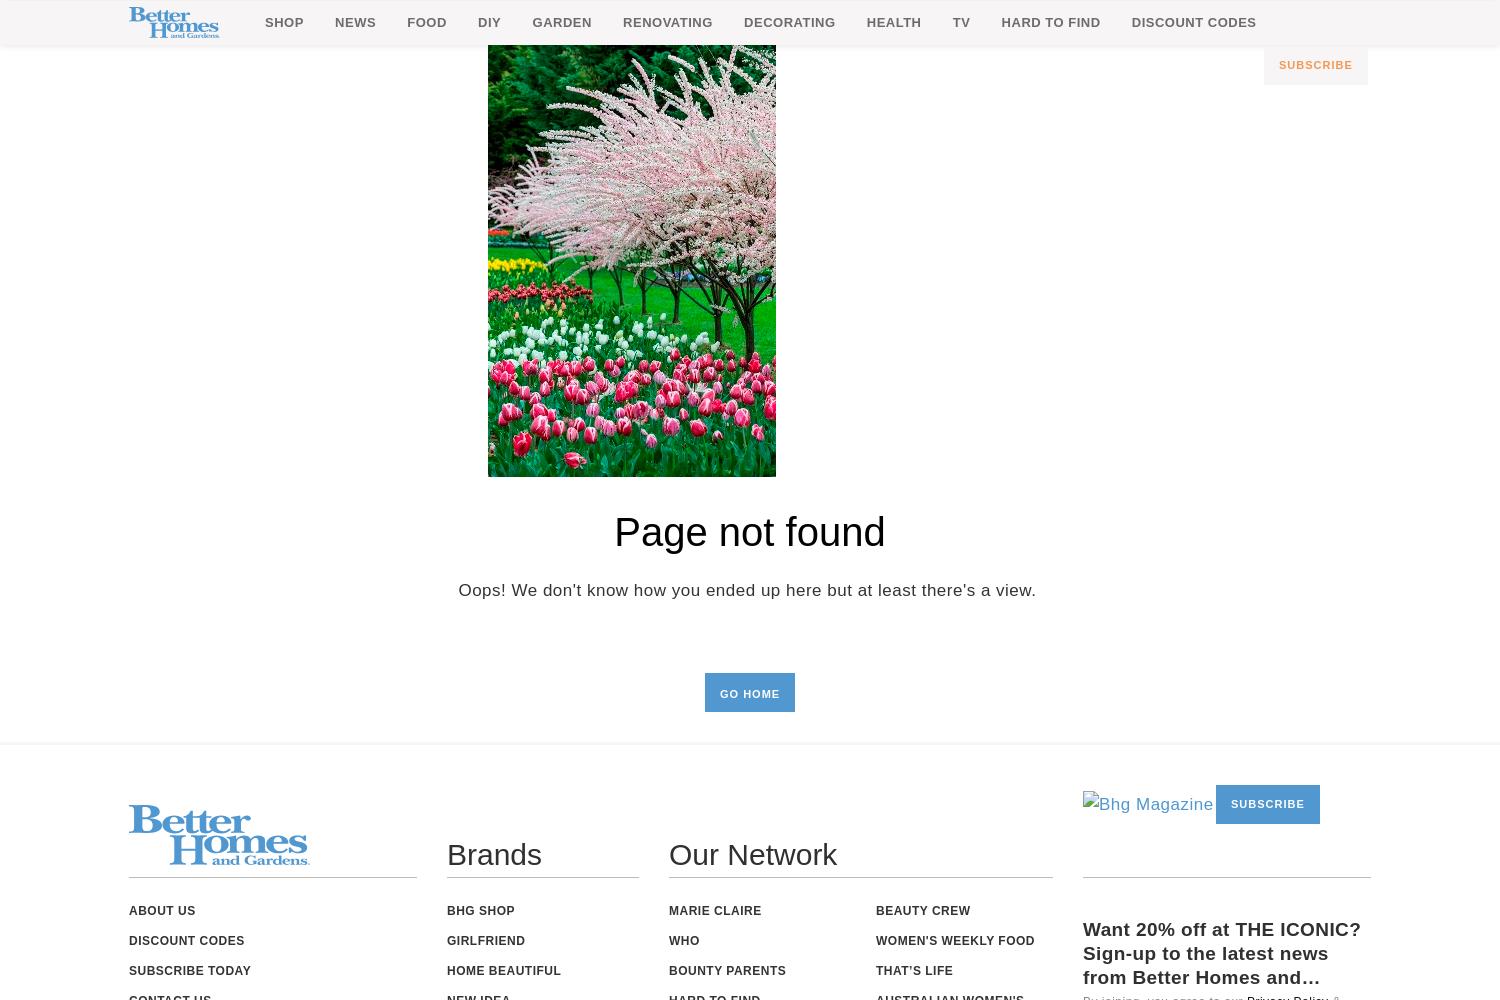 This screenshot has width=1500, height=1000. I want to click on 'That’s Life', so click(914, 970).